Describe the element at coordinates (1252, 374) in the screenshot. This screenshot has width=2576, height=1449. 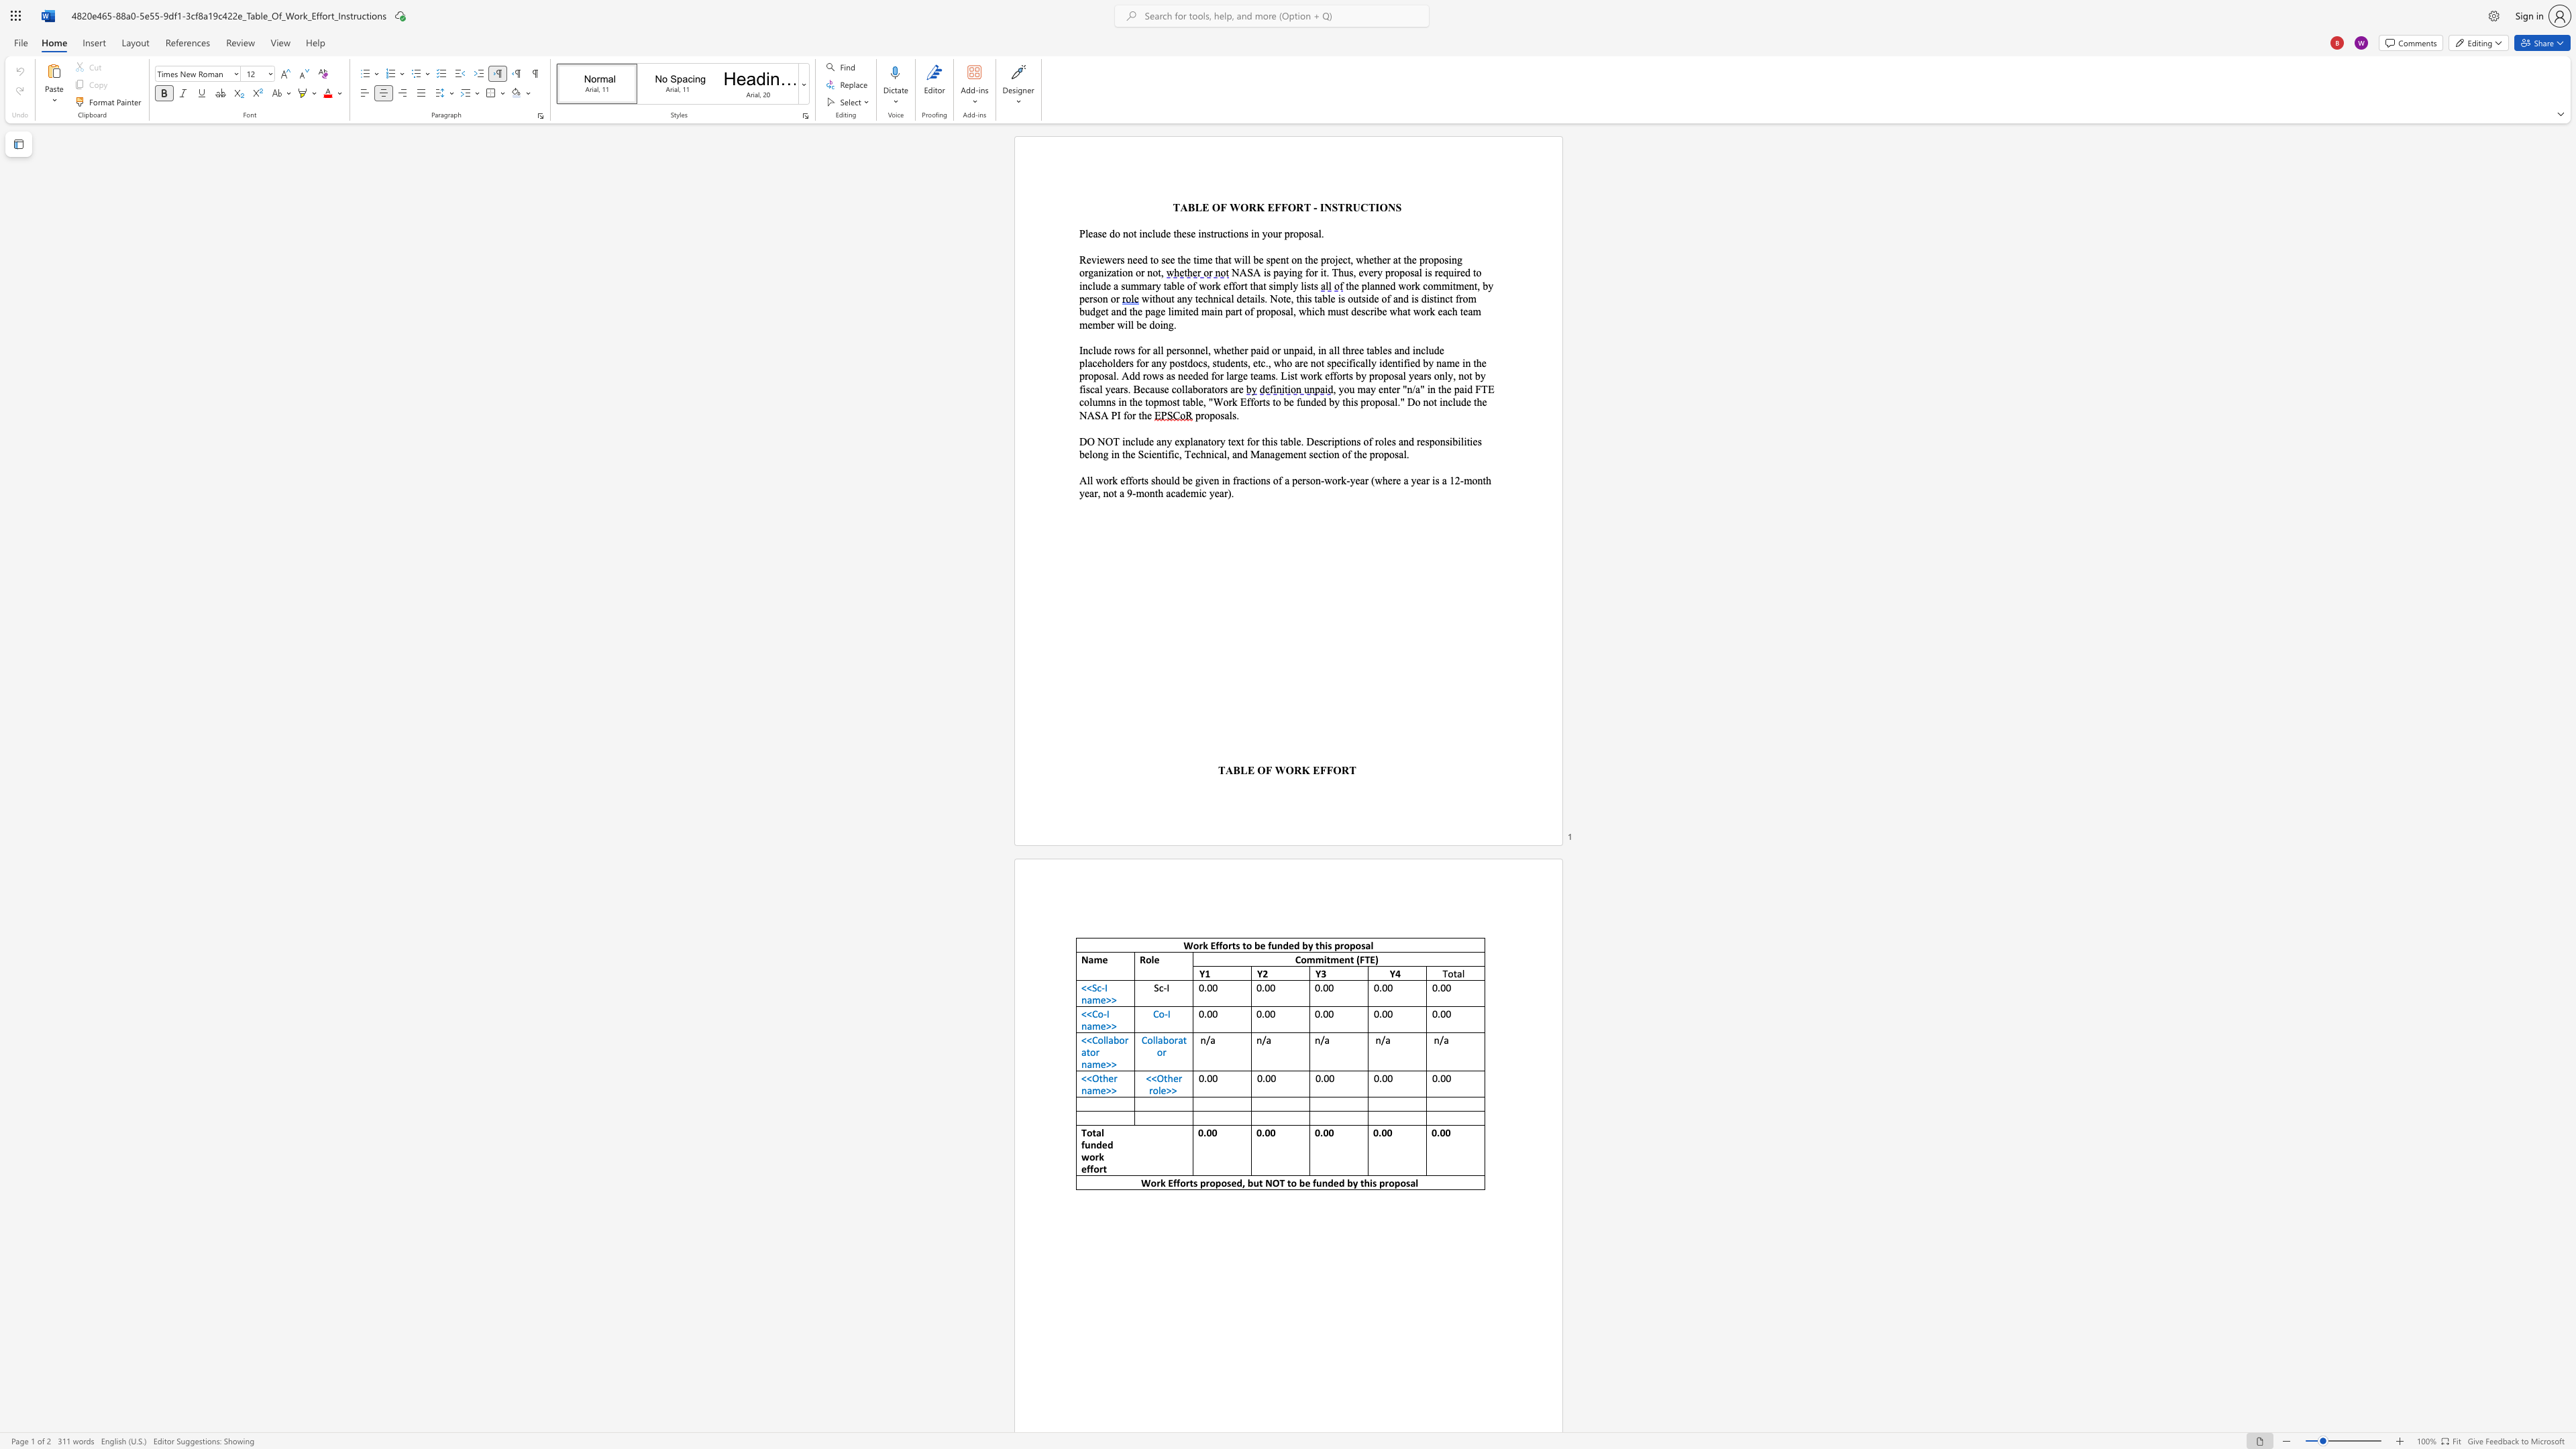
I see `the subset text "eams." within the text "by name in the proposal. Add rows as needed for large teams. List work efforts by proposal years only, not by fiscal years. Because collaborators are"` at that location.